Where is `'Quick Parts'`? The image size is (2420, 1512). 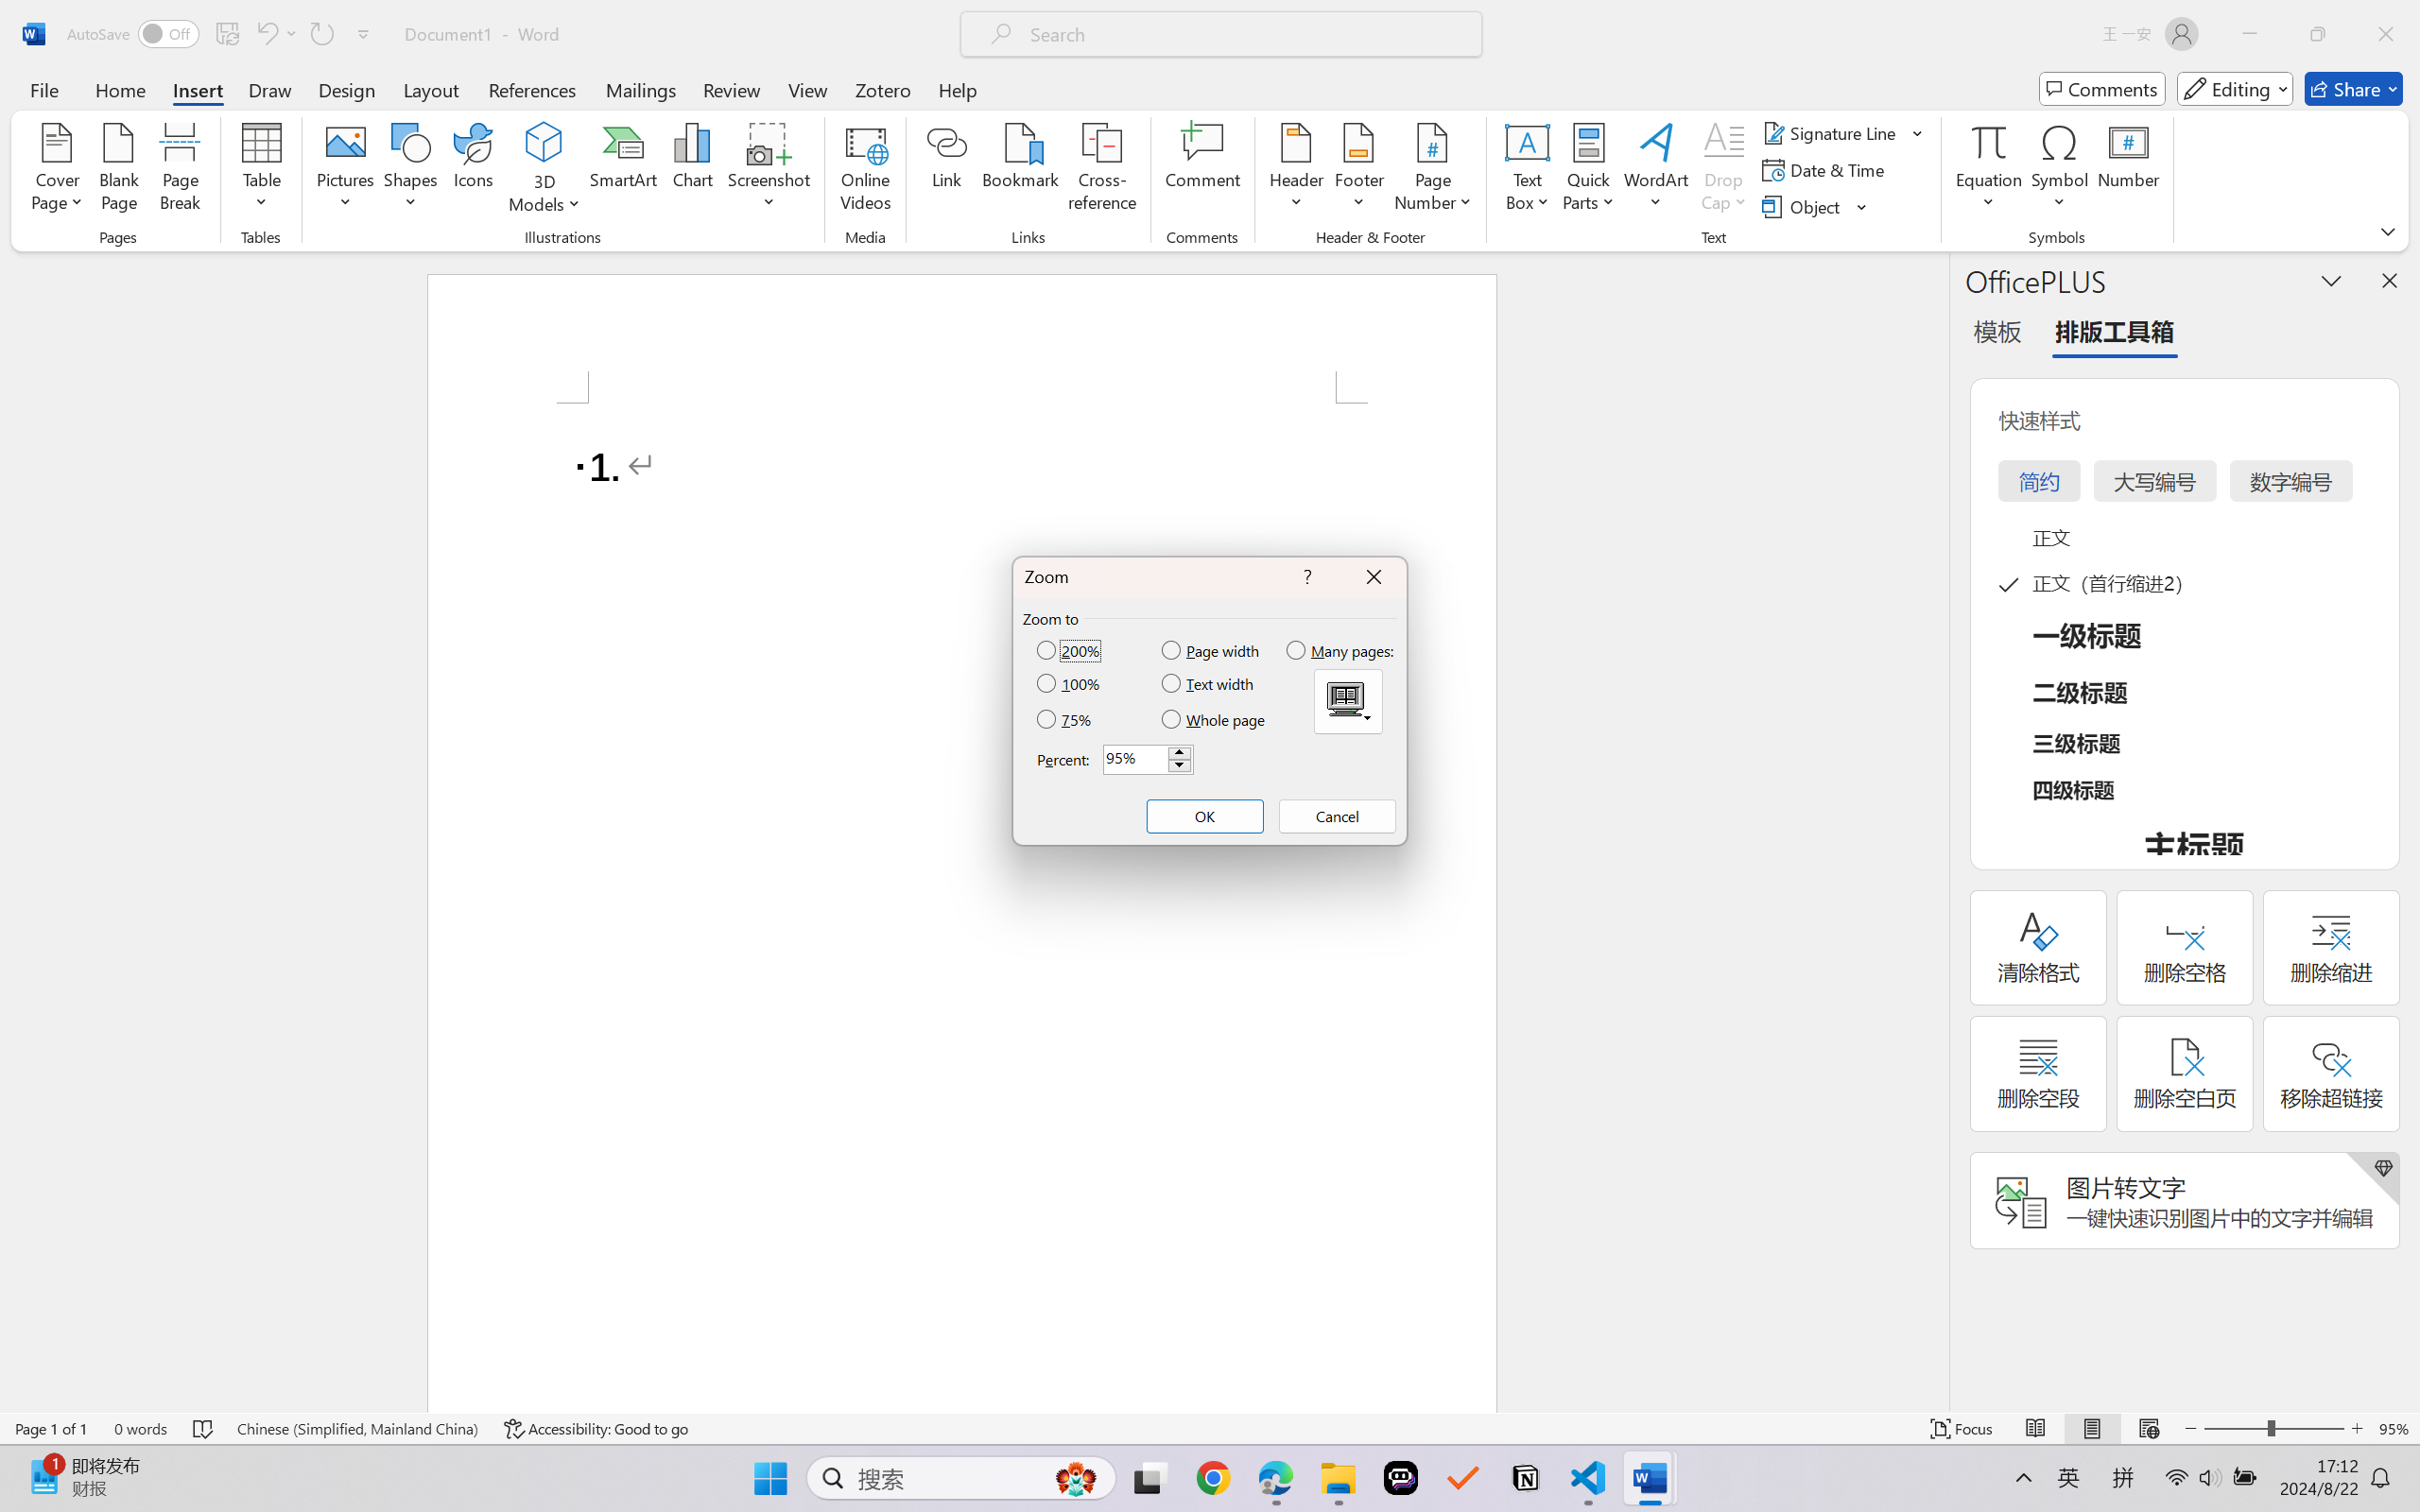
'Quick Parts' is located at coordinates (1589, 170).